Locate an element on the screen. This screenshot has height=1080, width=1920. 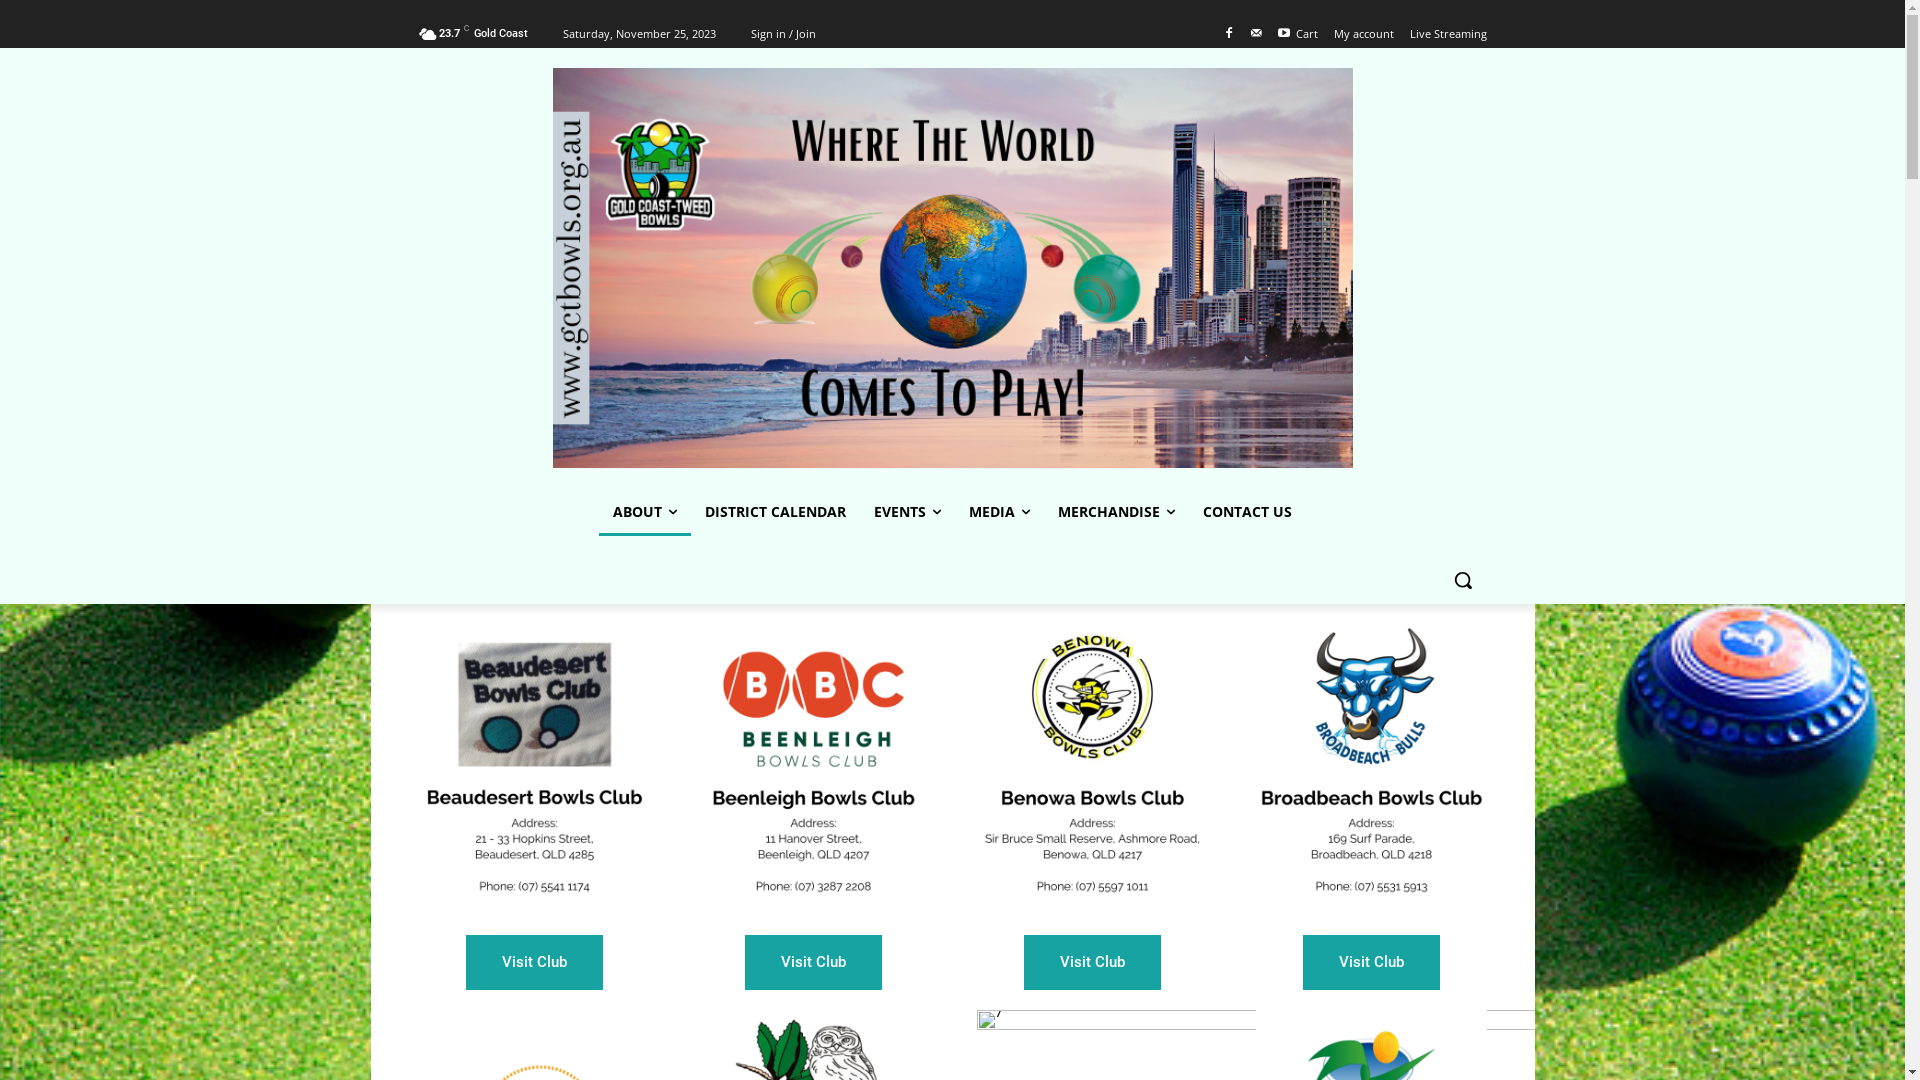
'DISTRICT CALENDAR' is located at coordinates (774, 511).